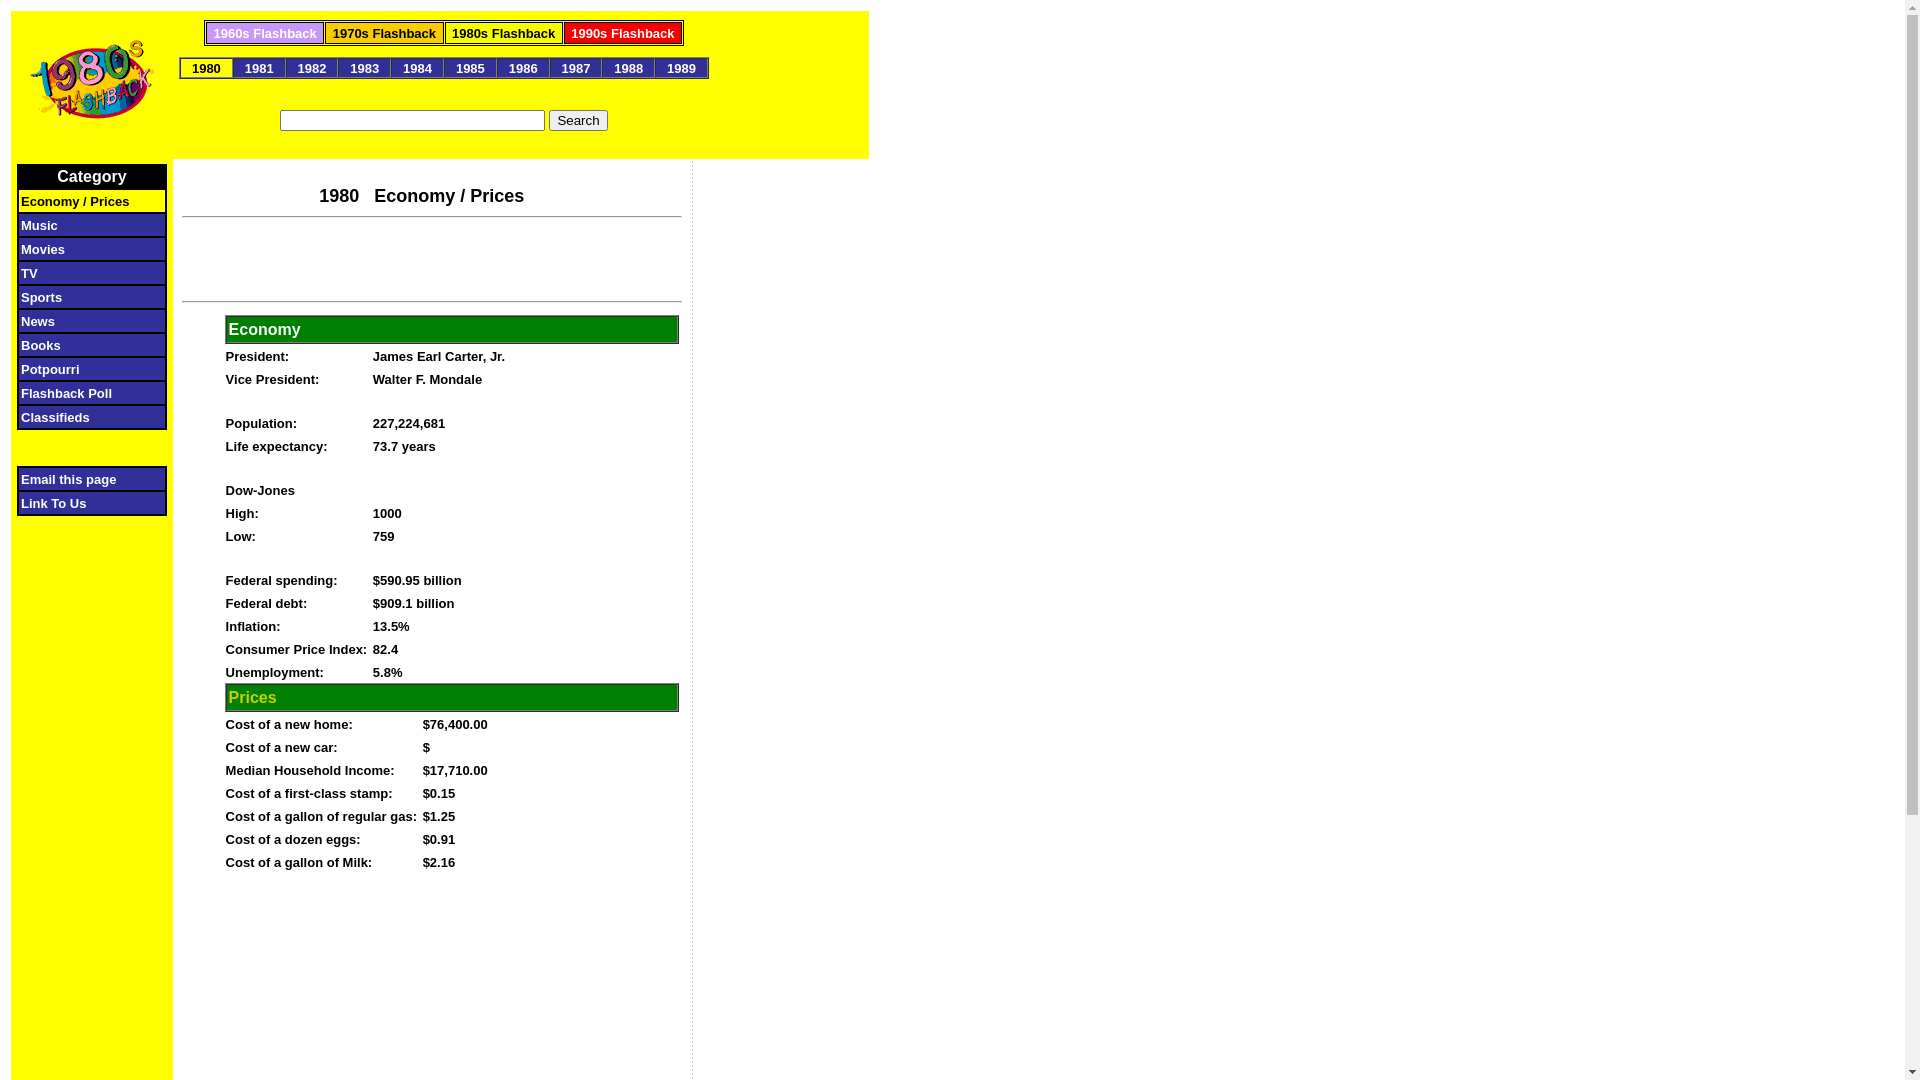 Image resolution: width=1920 pixels, height=1080 pixels. What do you see at coordinates (263, 32) in the screenshot?
I see `'1960s Flashback'` at bounding box center [263, 32].